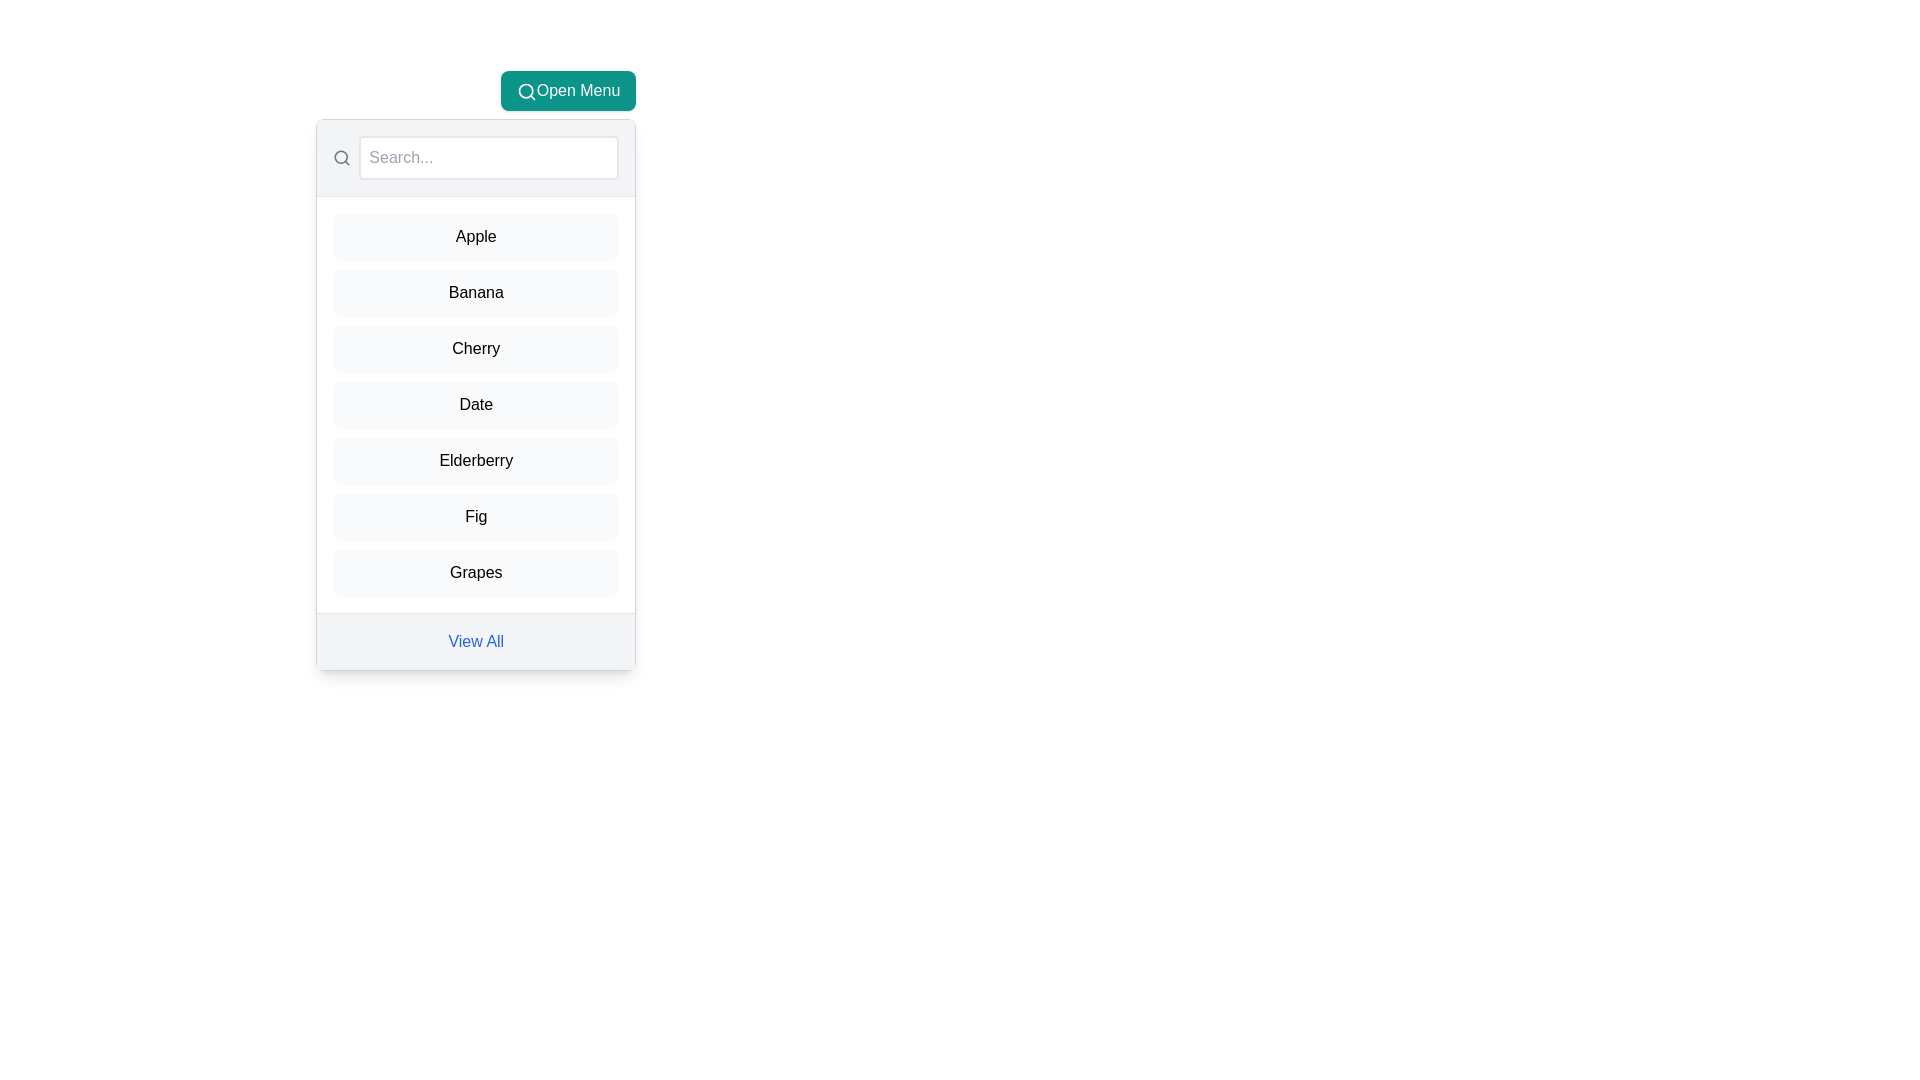 This screenshot has height=1080, width=1920. I want to click on the Magnifying Glass icon within the 'Open Menu' button, indicating search functionality, so click(526, 91).